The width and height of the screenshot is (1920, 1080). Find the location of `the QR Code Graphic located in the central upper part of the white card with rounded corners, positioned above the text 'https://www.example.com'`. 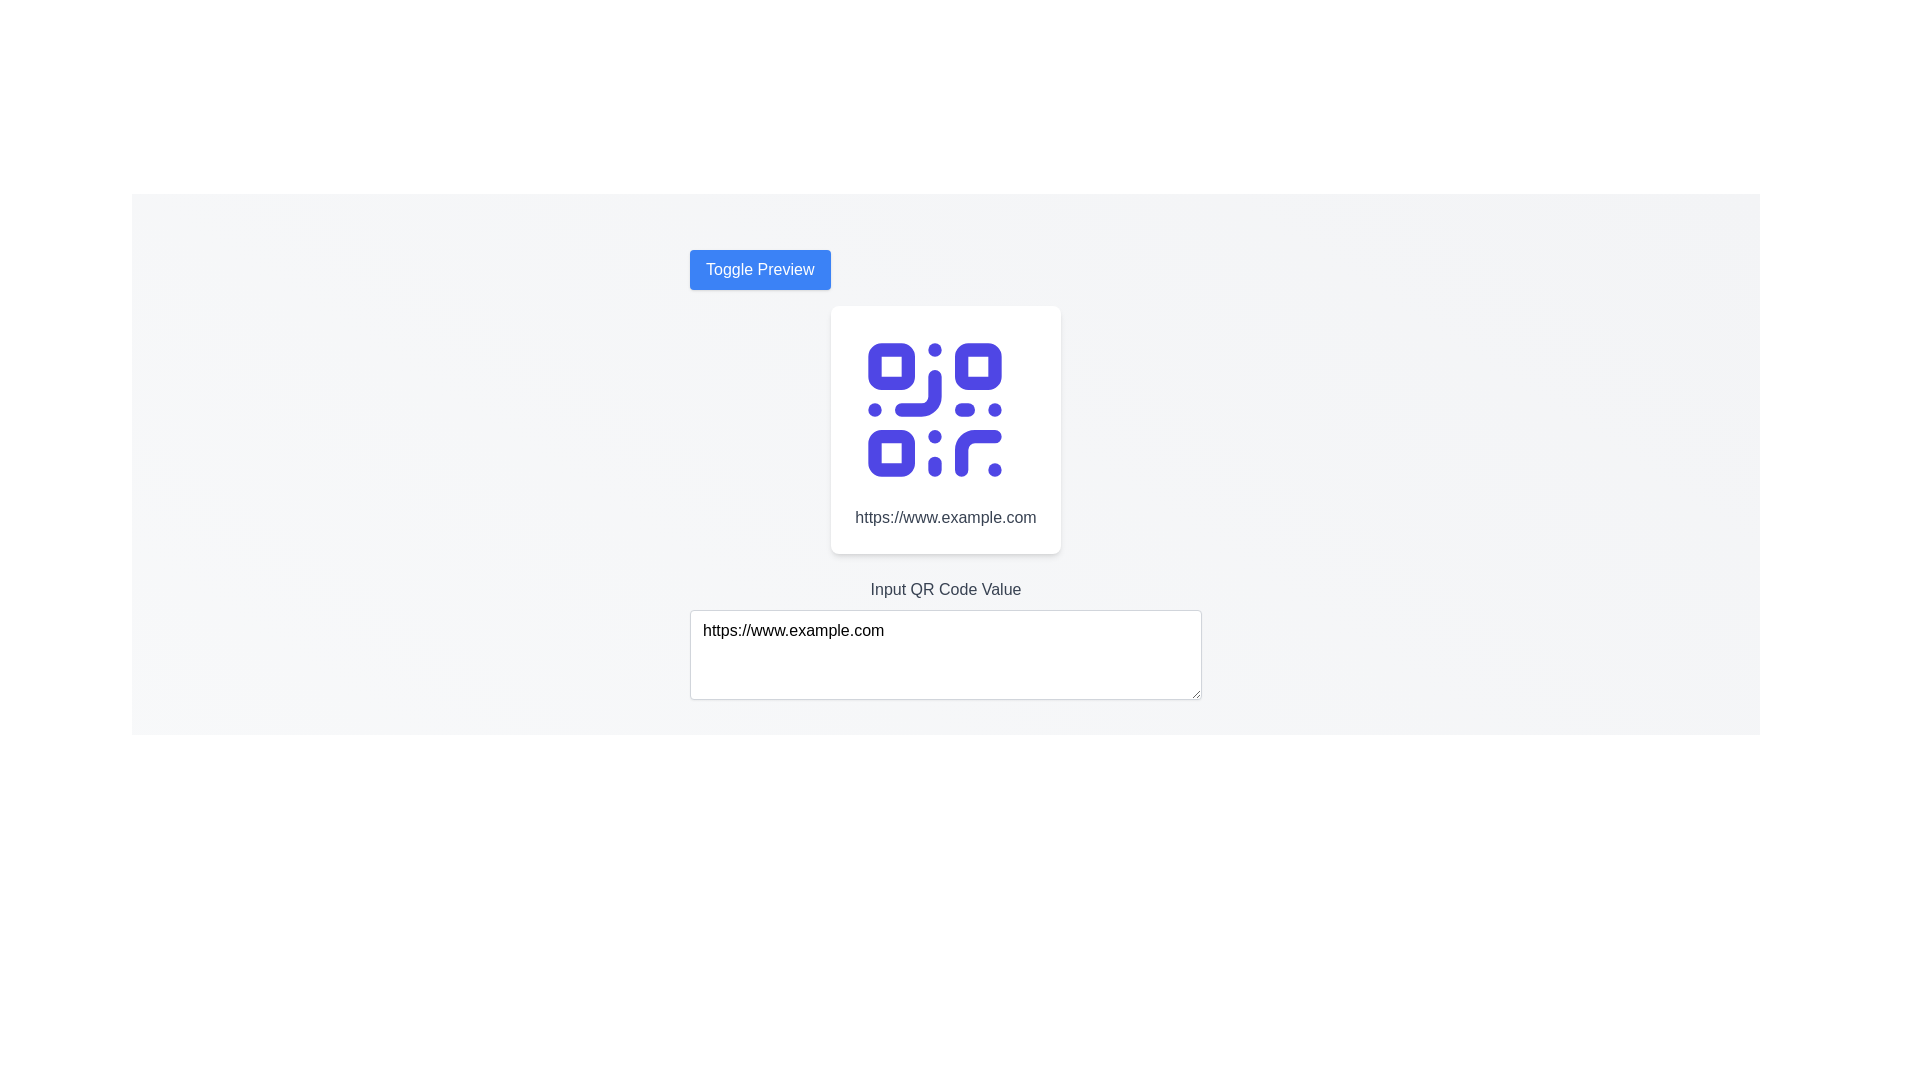

the QR Code Graphic located in the central upper part of the white card with rounded corners, positioned above the text 'https://www.example.com' is located at coordinates (934, 408).